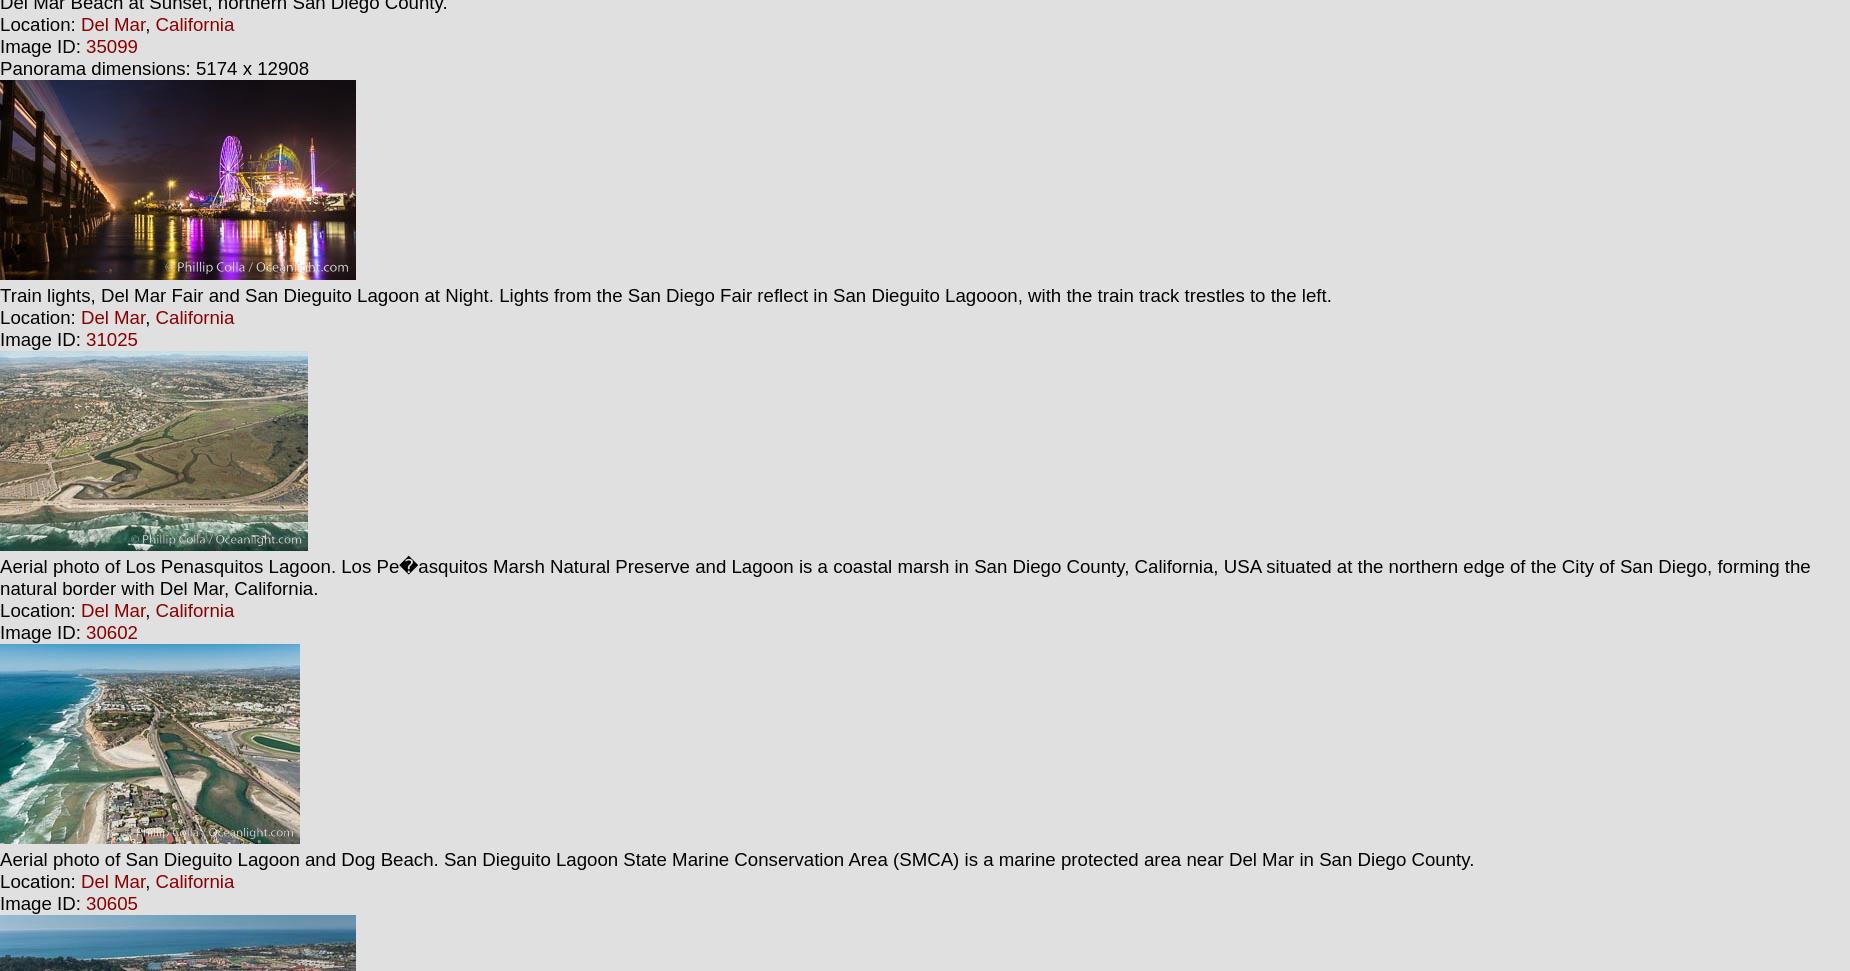  I want to click on 'Panorama dimensions: 5174 x 12908', so click(153, 67).